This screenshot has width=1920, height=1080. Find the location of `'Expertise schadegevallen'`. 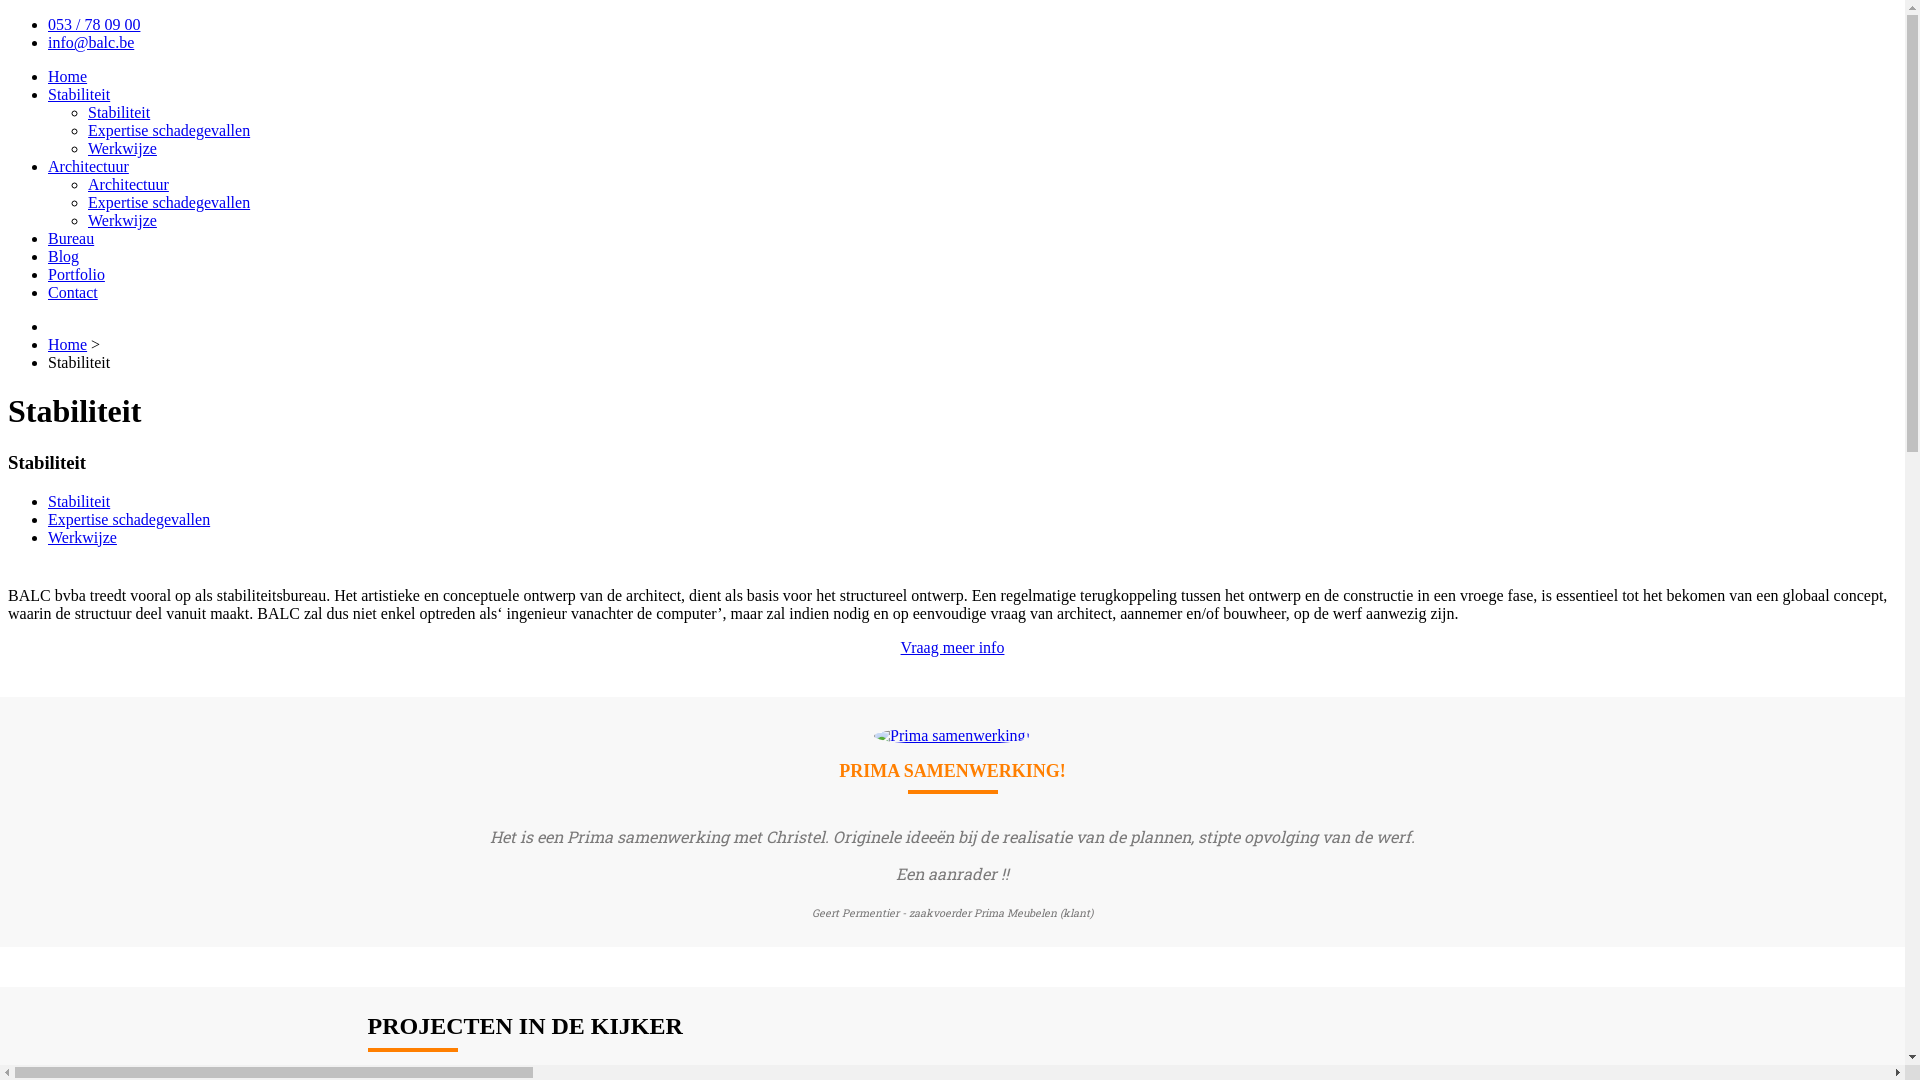

'Expertise schadegevallen' is located at coordinates (128, 518).